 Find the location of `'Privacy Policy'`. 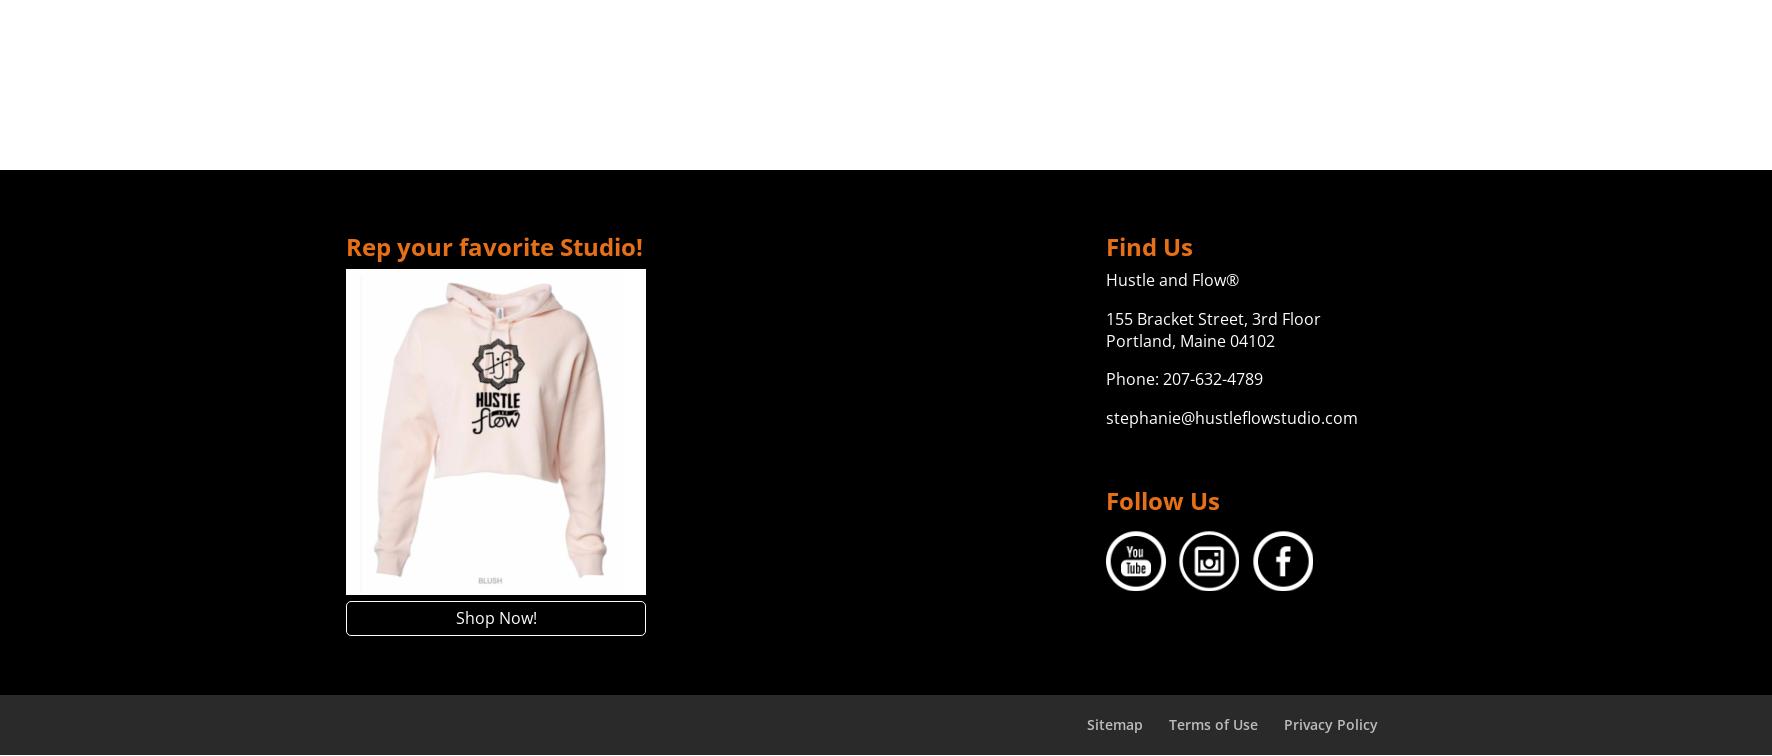

'Privacy Policy' is located at coordinates (1329, 723).